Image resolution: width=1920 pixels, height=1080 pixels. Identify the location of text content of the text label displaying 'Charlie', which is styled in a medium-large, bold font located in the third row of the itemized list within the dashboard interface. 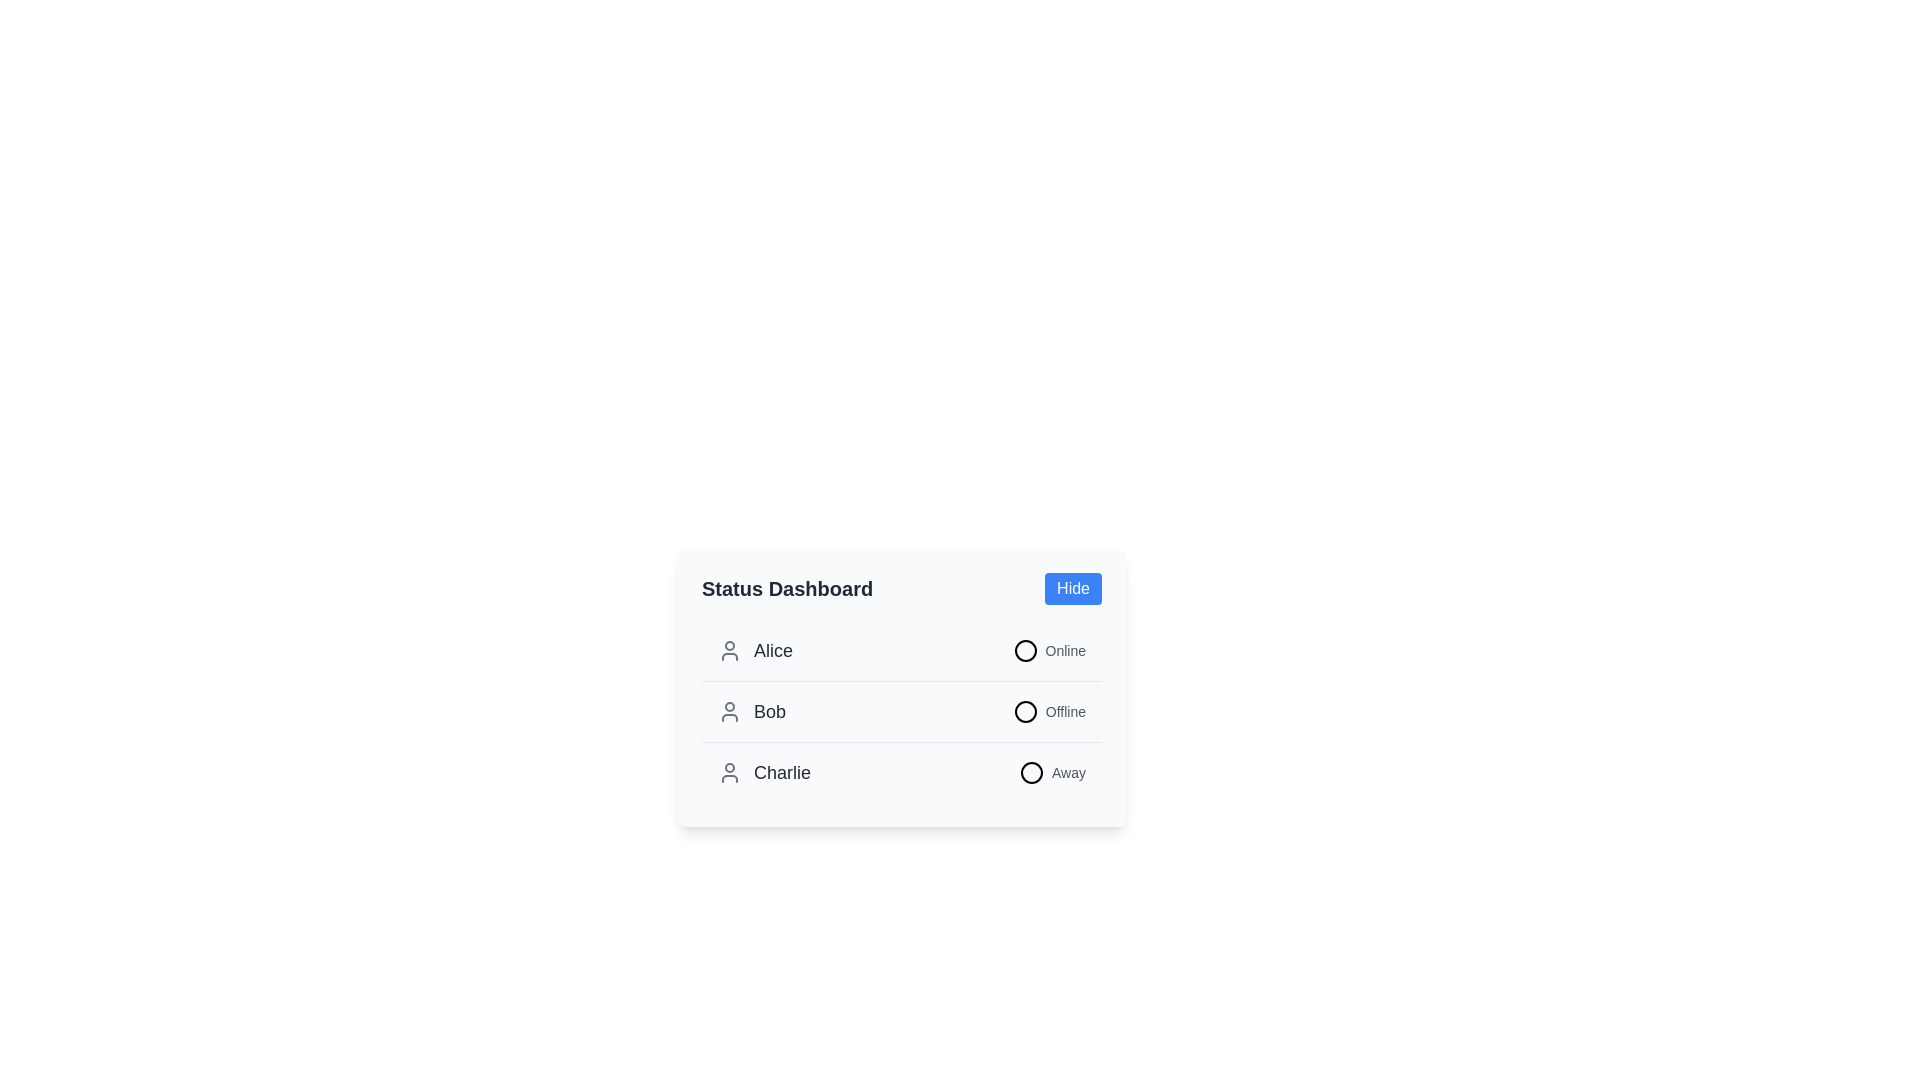
(781, 771).